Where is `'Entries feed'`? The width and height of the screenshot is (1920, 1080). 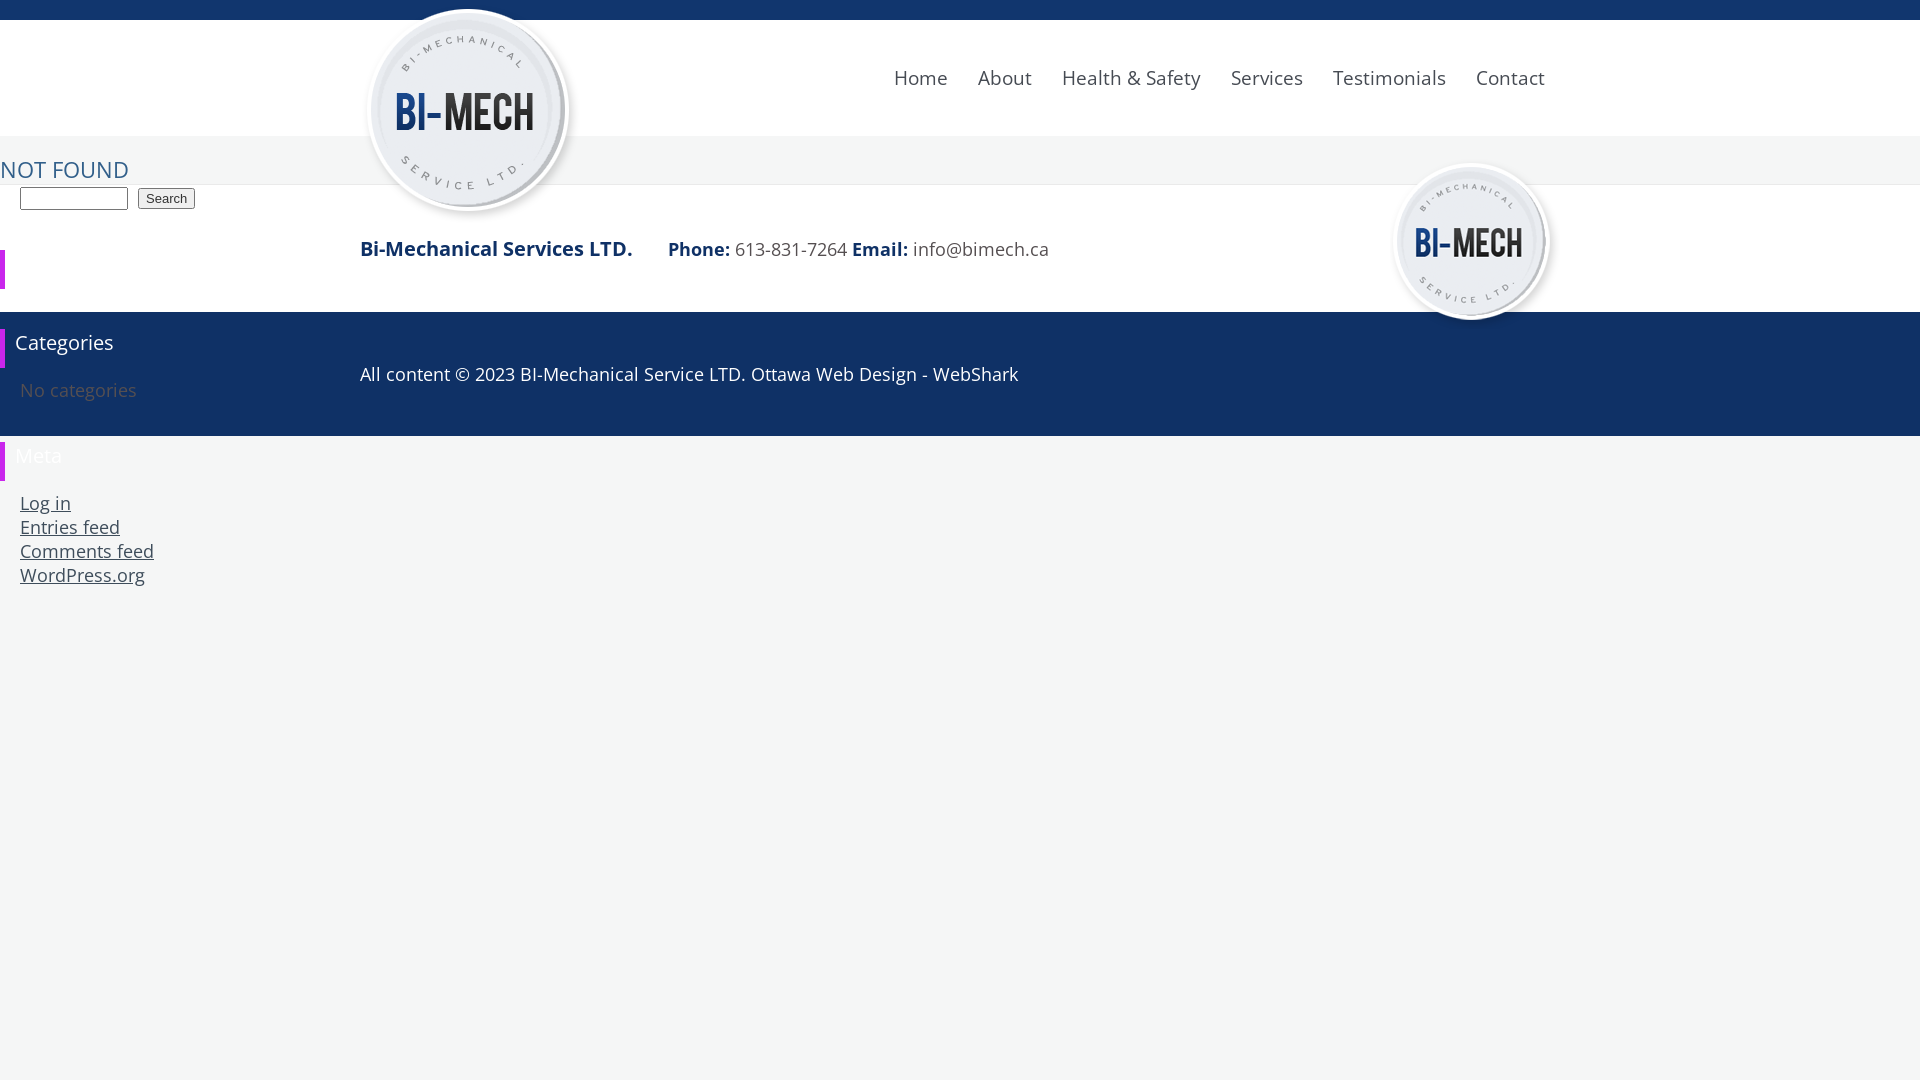 'Entries feed' is located at coordinates (70, 526).